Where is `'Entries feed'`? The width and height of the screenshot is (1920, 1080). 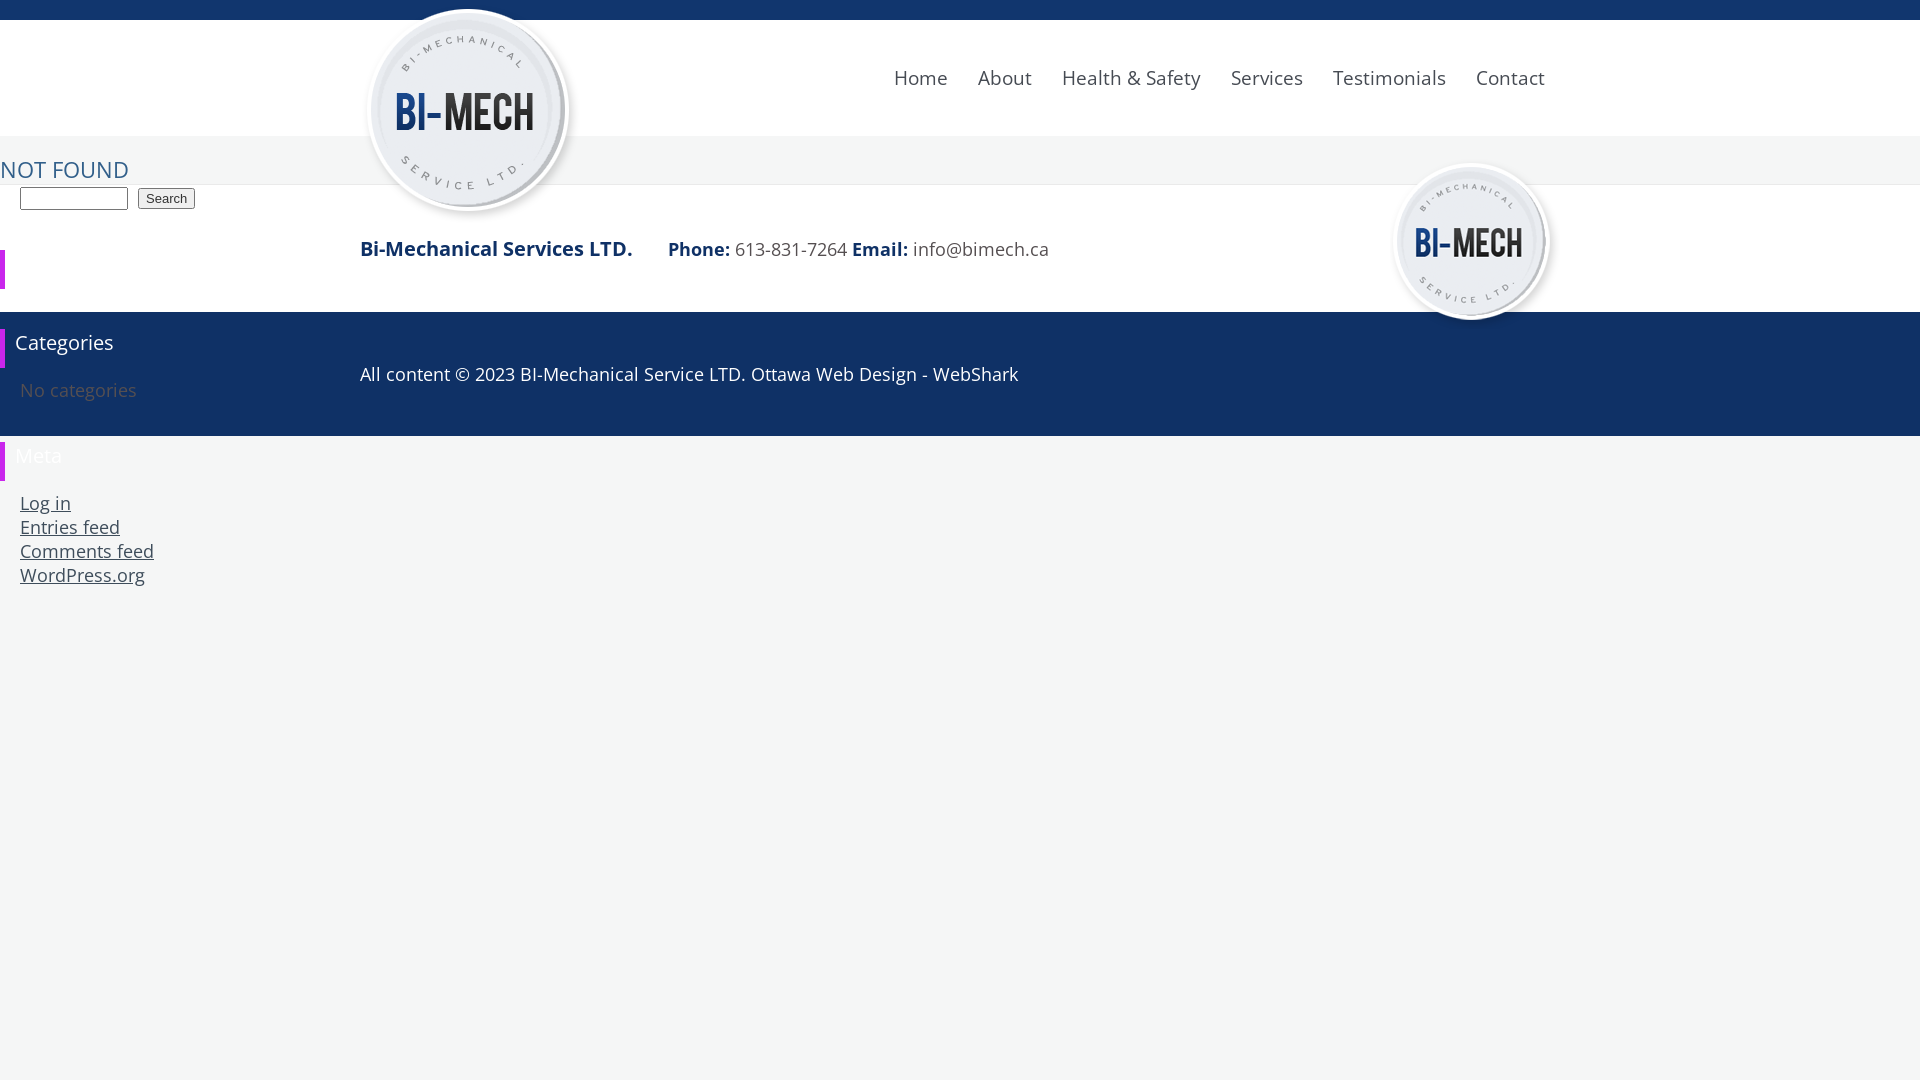 'Entries feed' is located at coordinates (70, 526).